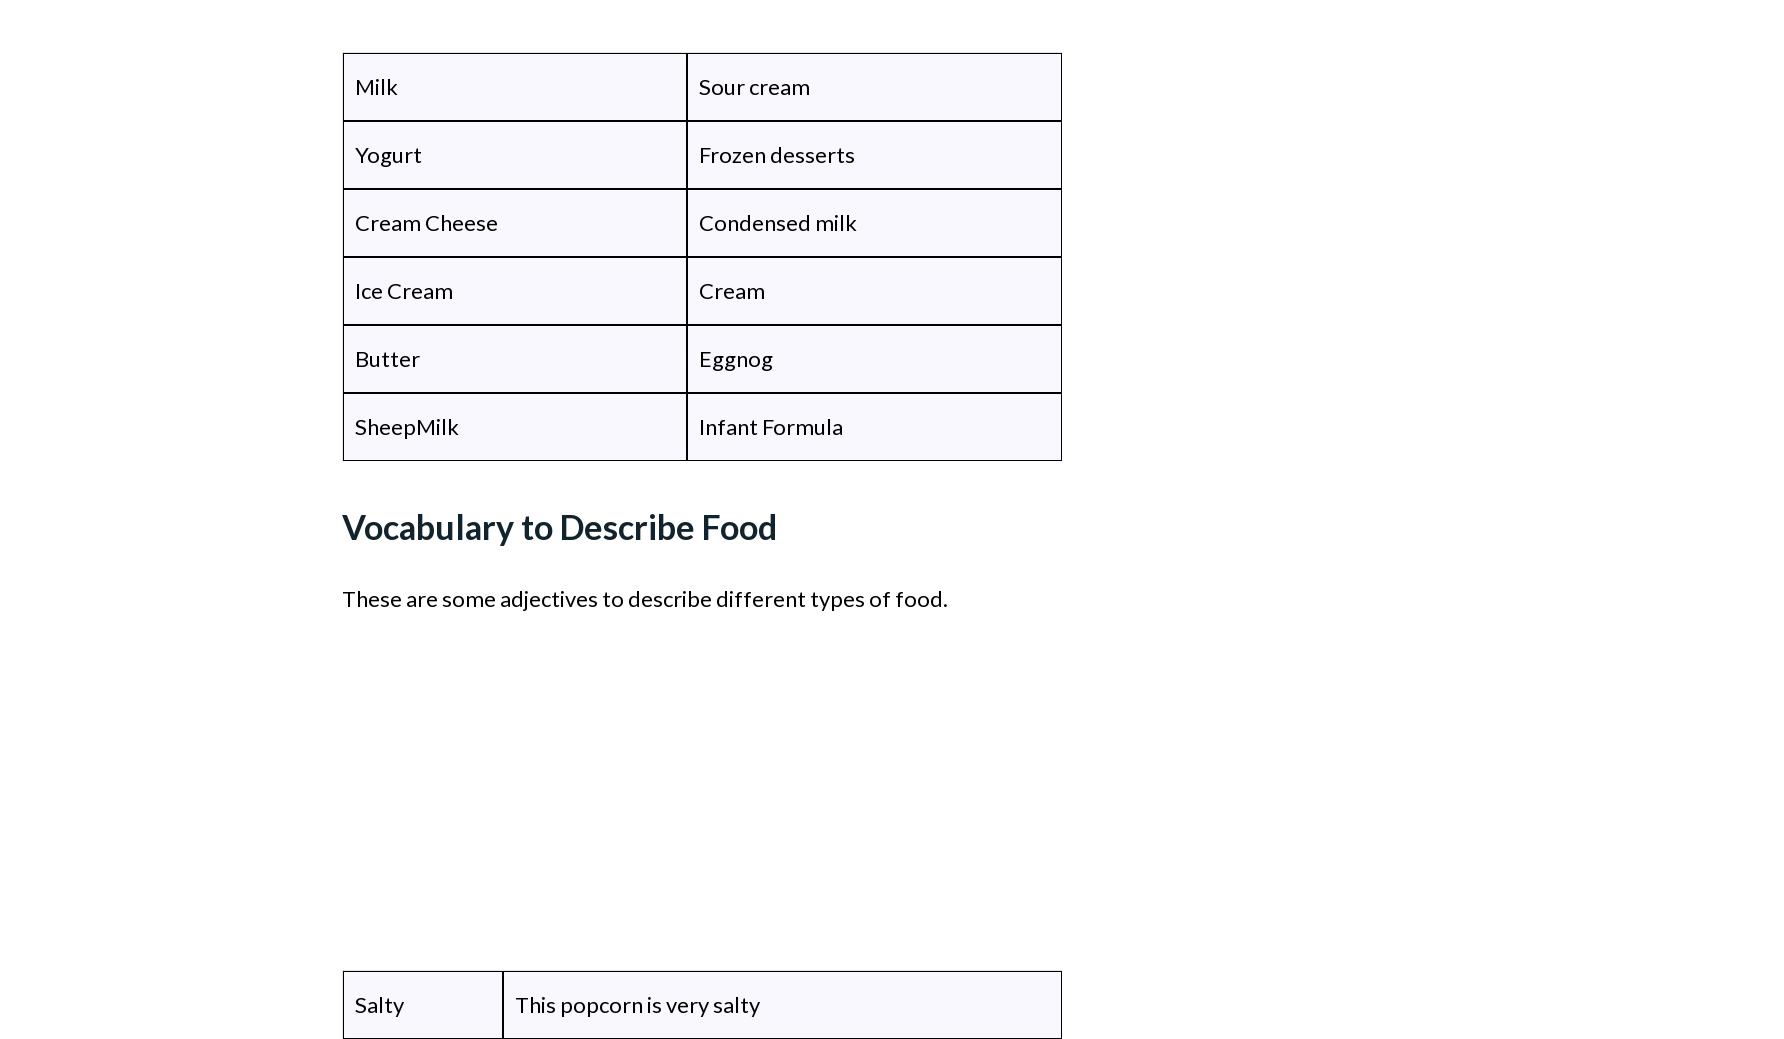 The image size is (1784, 1039). I want to click on 'Sour cream', so click(754, 85).